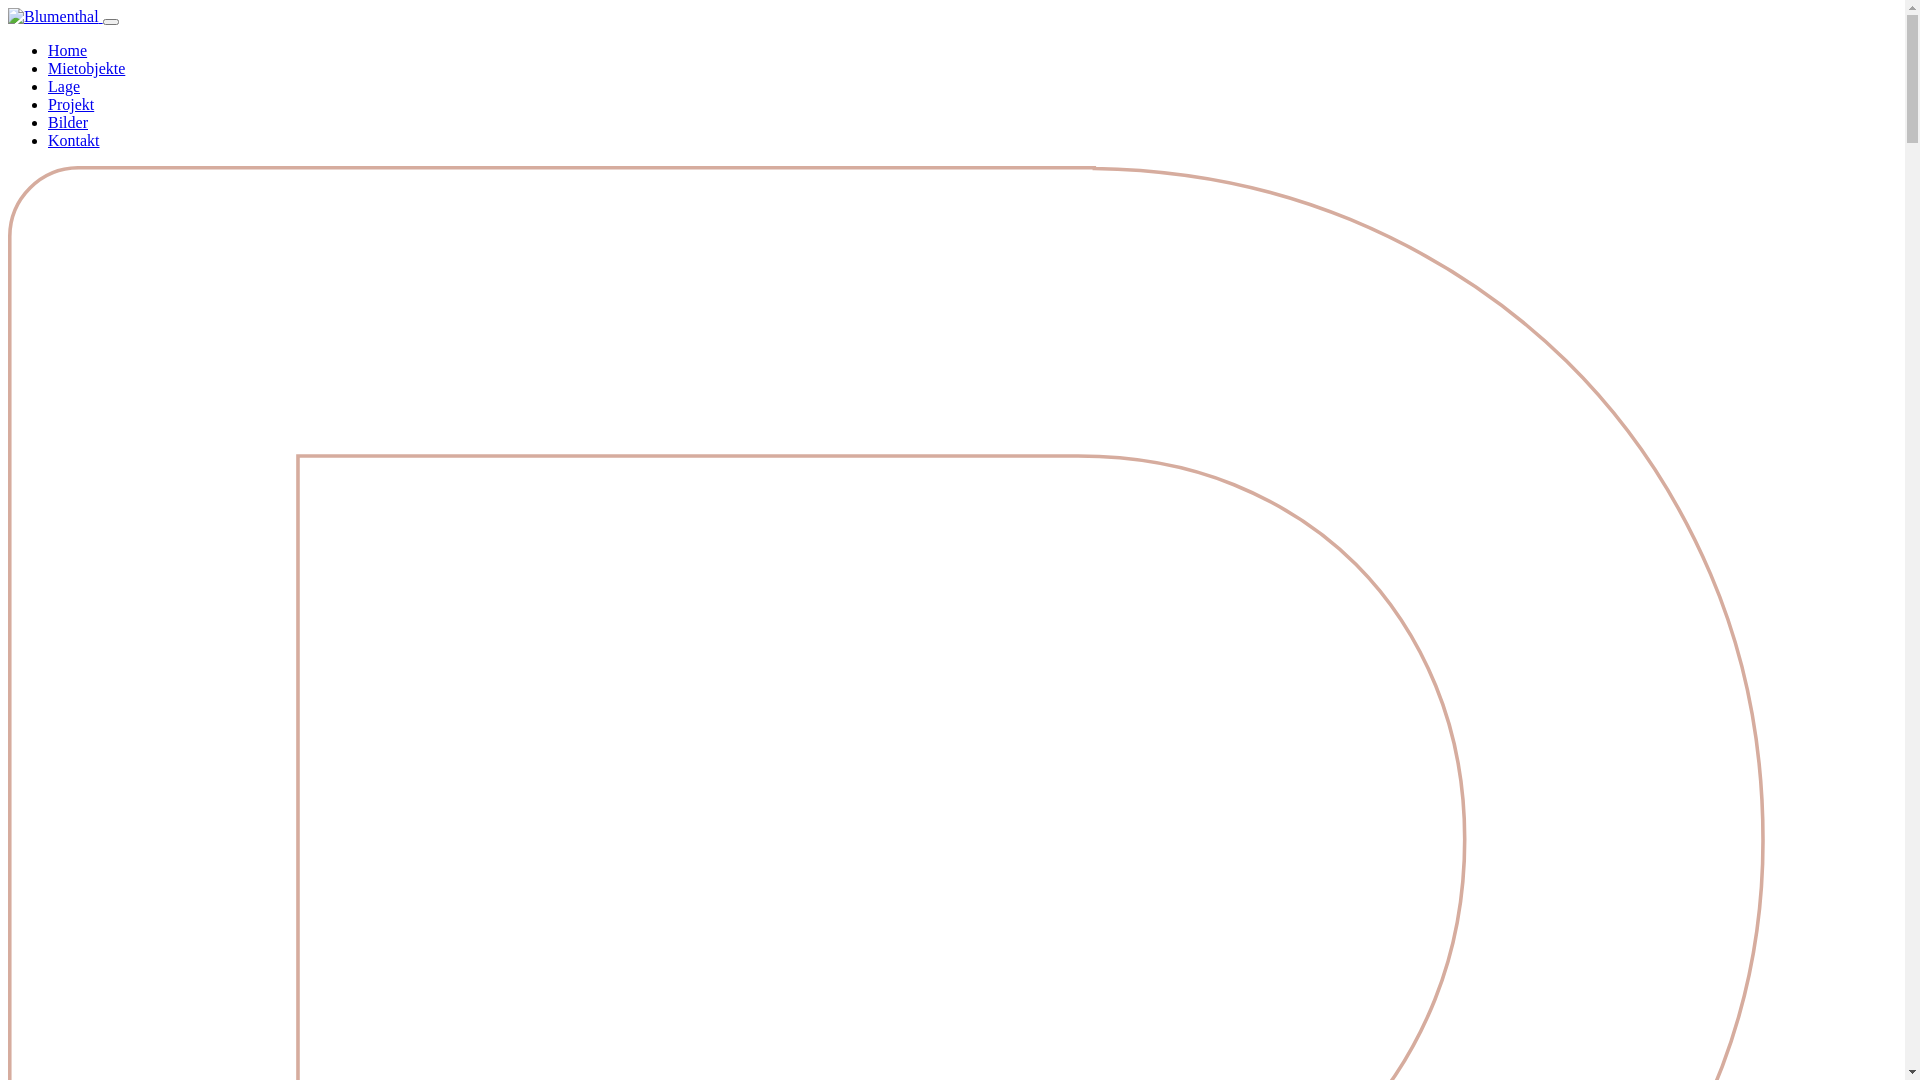 This screenshot has width=1920, height=1080. I want to click on 'Projekt', so click(71, 104).